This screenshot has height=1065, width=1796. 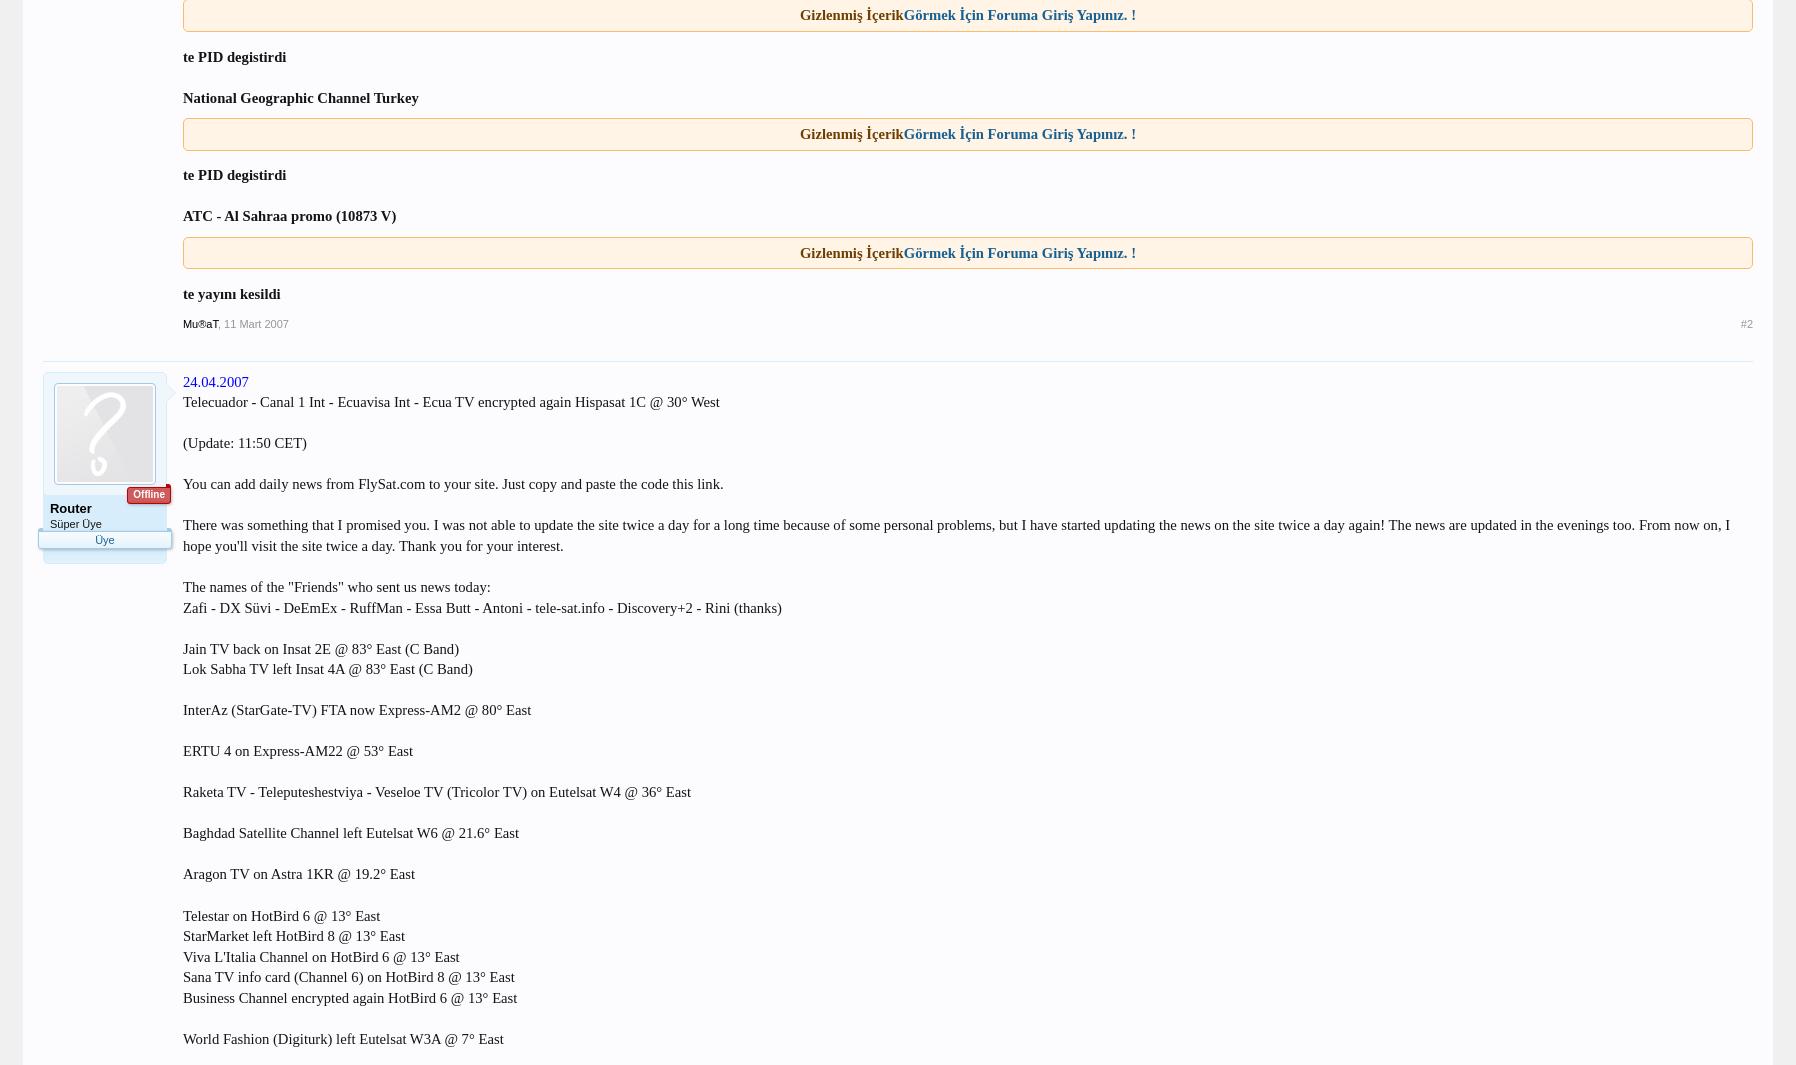 I want to click on 'StarMarket left HotBird 8 @ 13° East', so click(x=180, y=936).